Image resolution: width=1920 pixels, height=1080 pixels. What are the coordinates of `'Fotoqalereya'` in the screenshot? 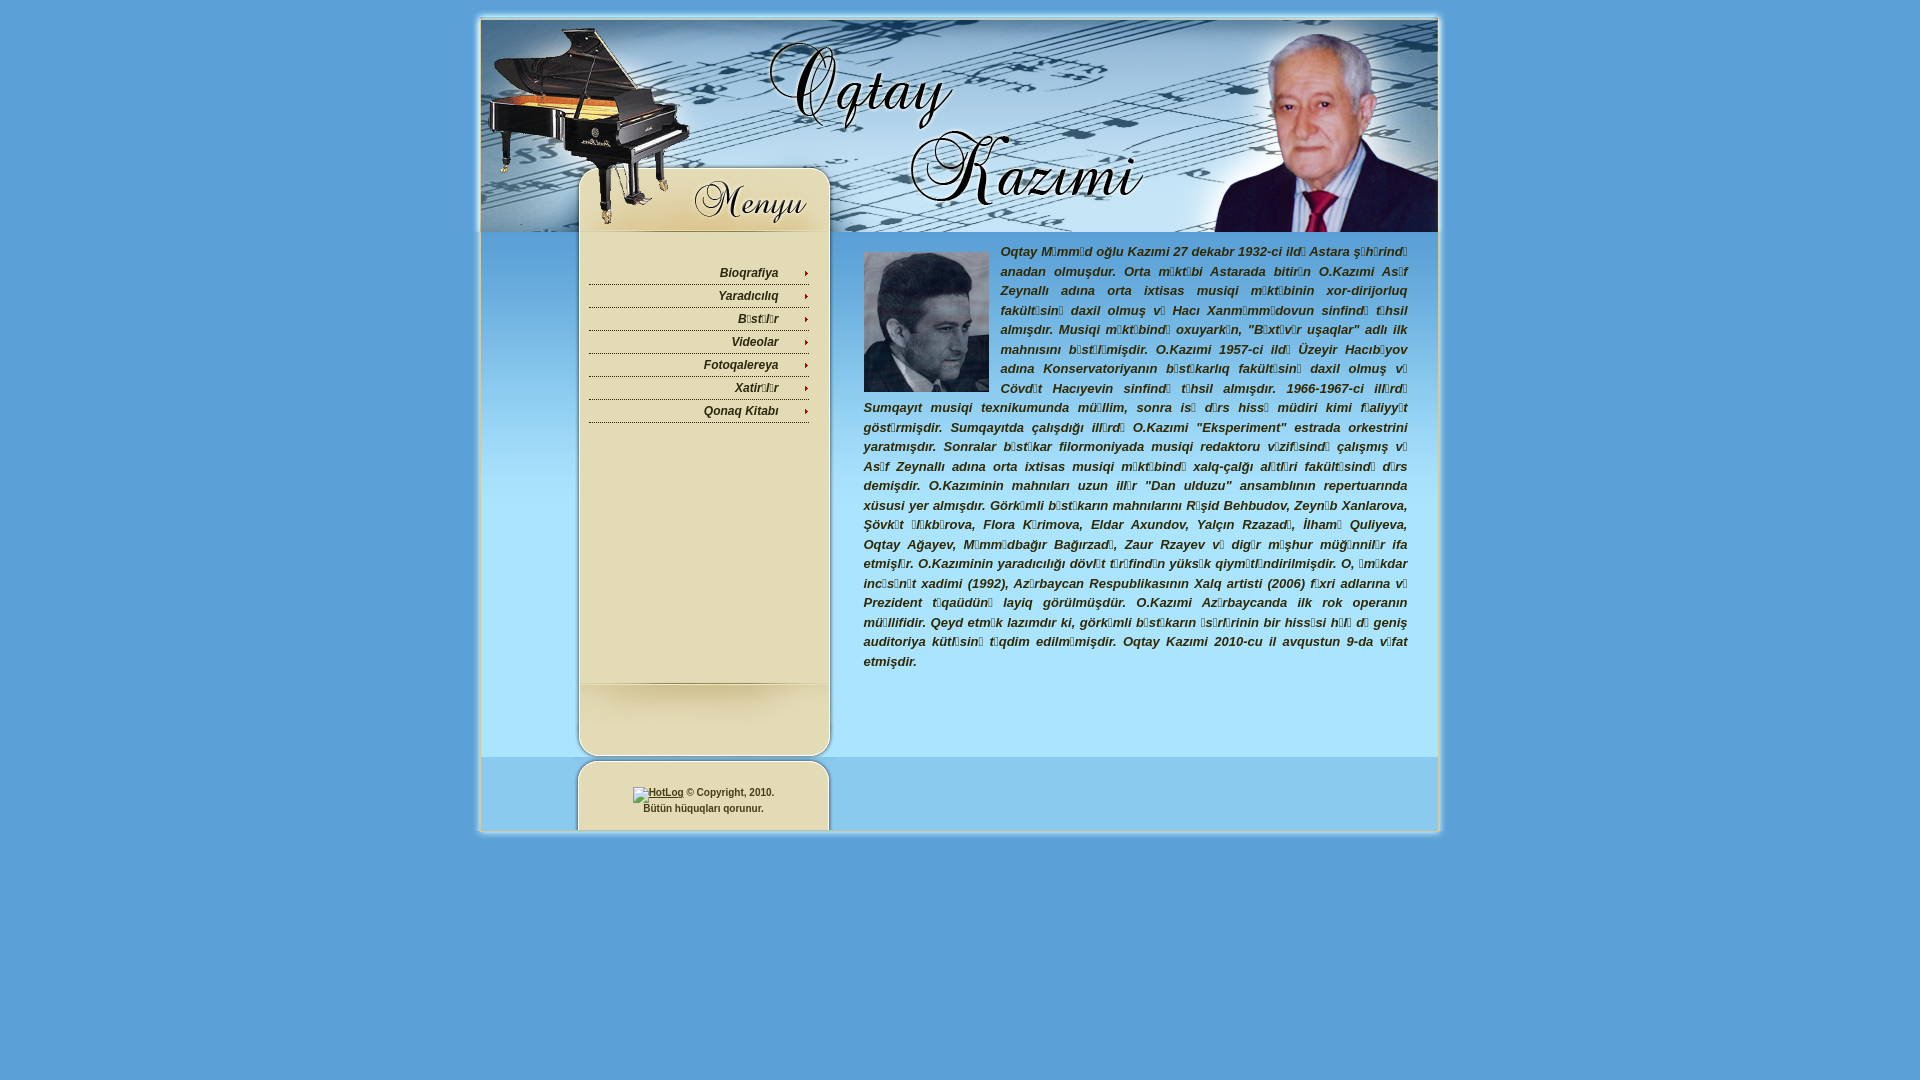 It's located at (740, 365).